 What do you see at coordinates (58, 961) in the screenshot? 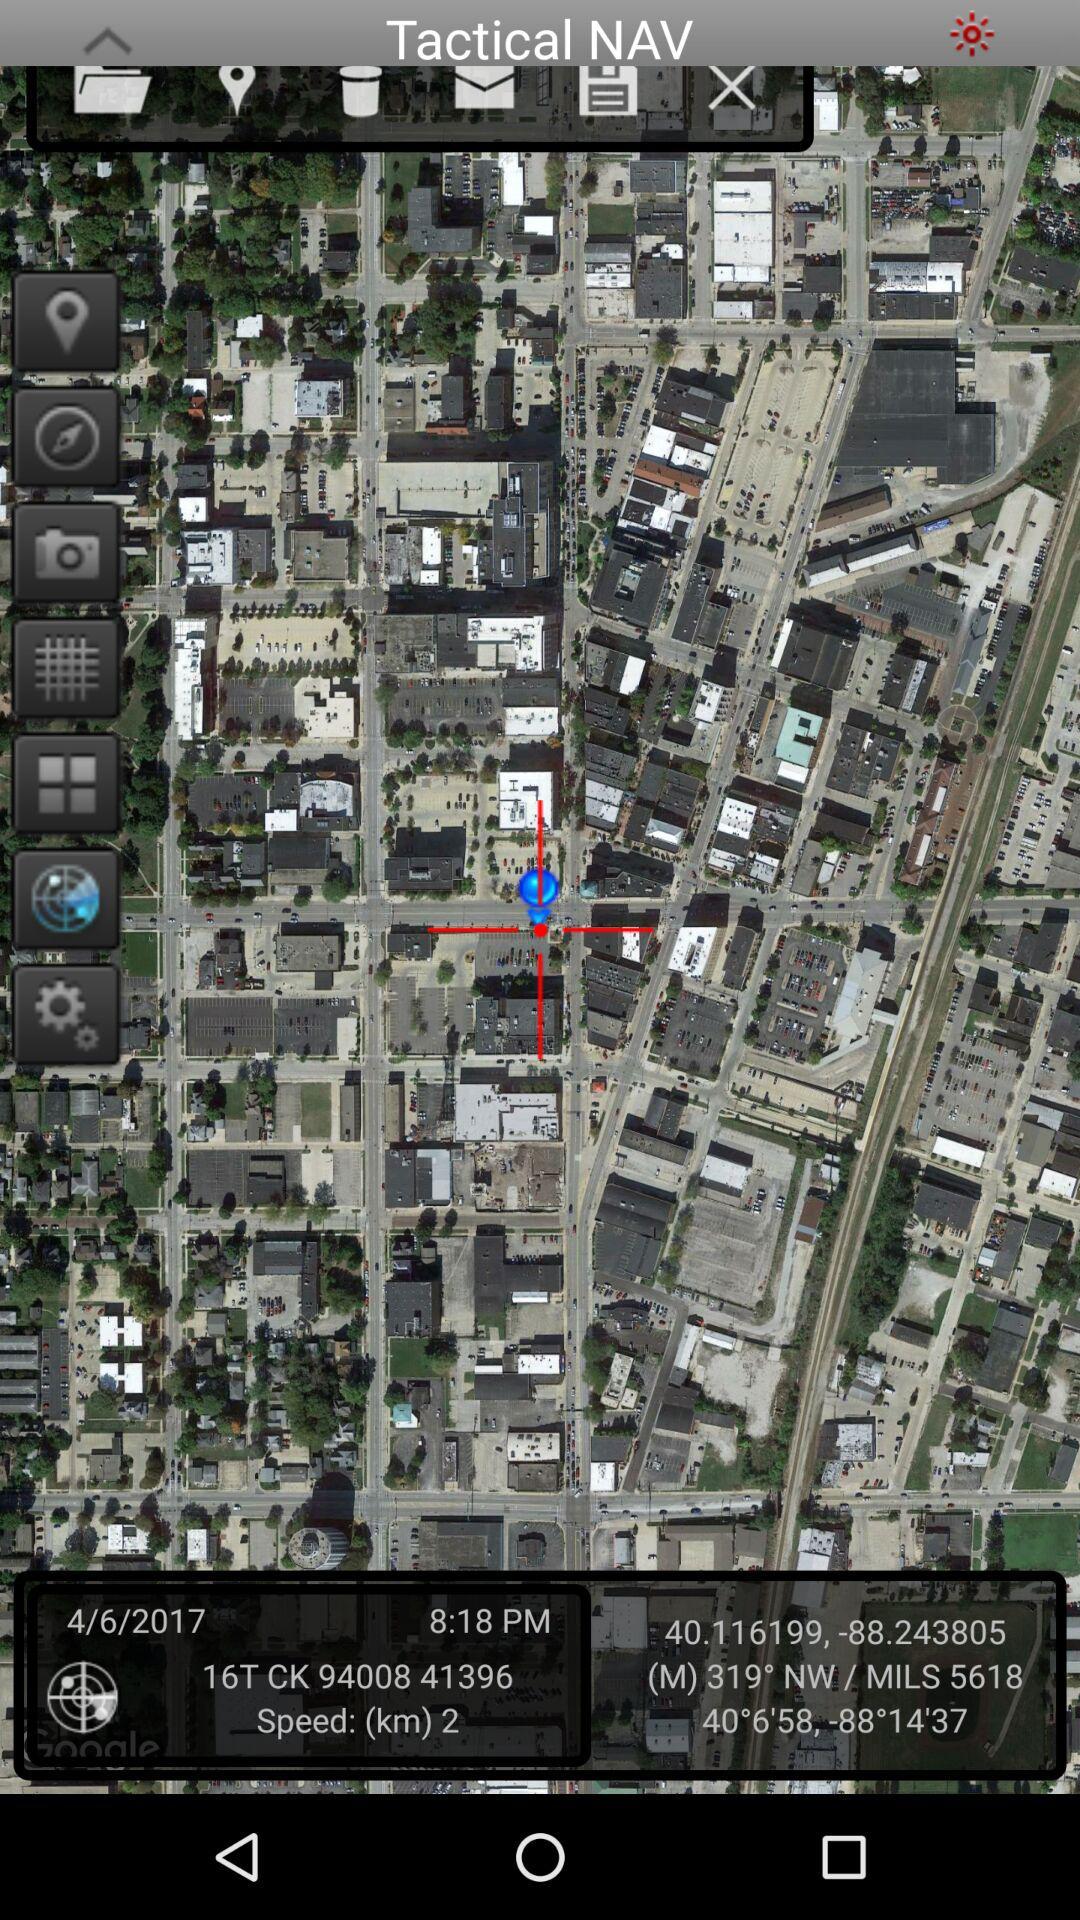
I see `the globe icon` at bounding box center [58, 961].